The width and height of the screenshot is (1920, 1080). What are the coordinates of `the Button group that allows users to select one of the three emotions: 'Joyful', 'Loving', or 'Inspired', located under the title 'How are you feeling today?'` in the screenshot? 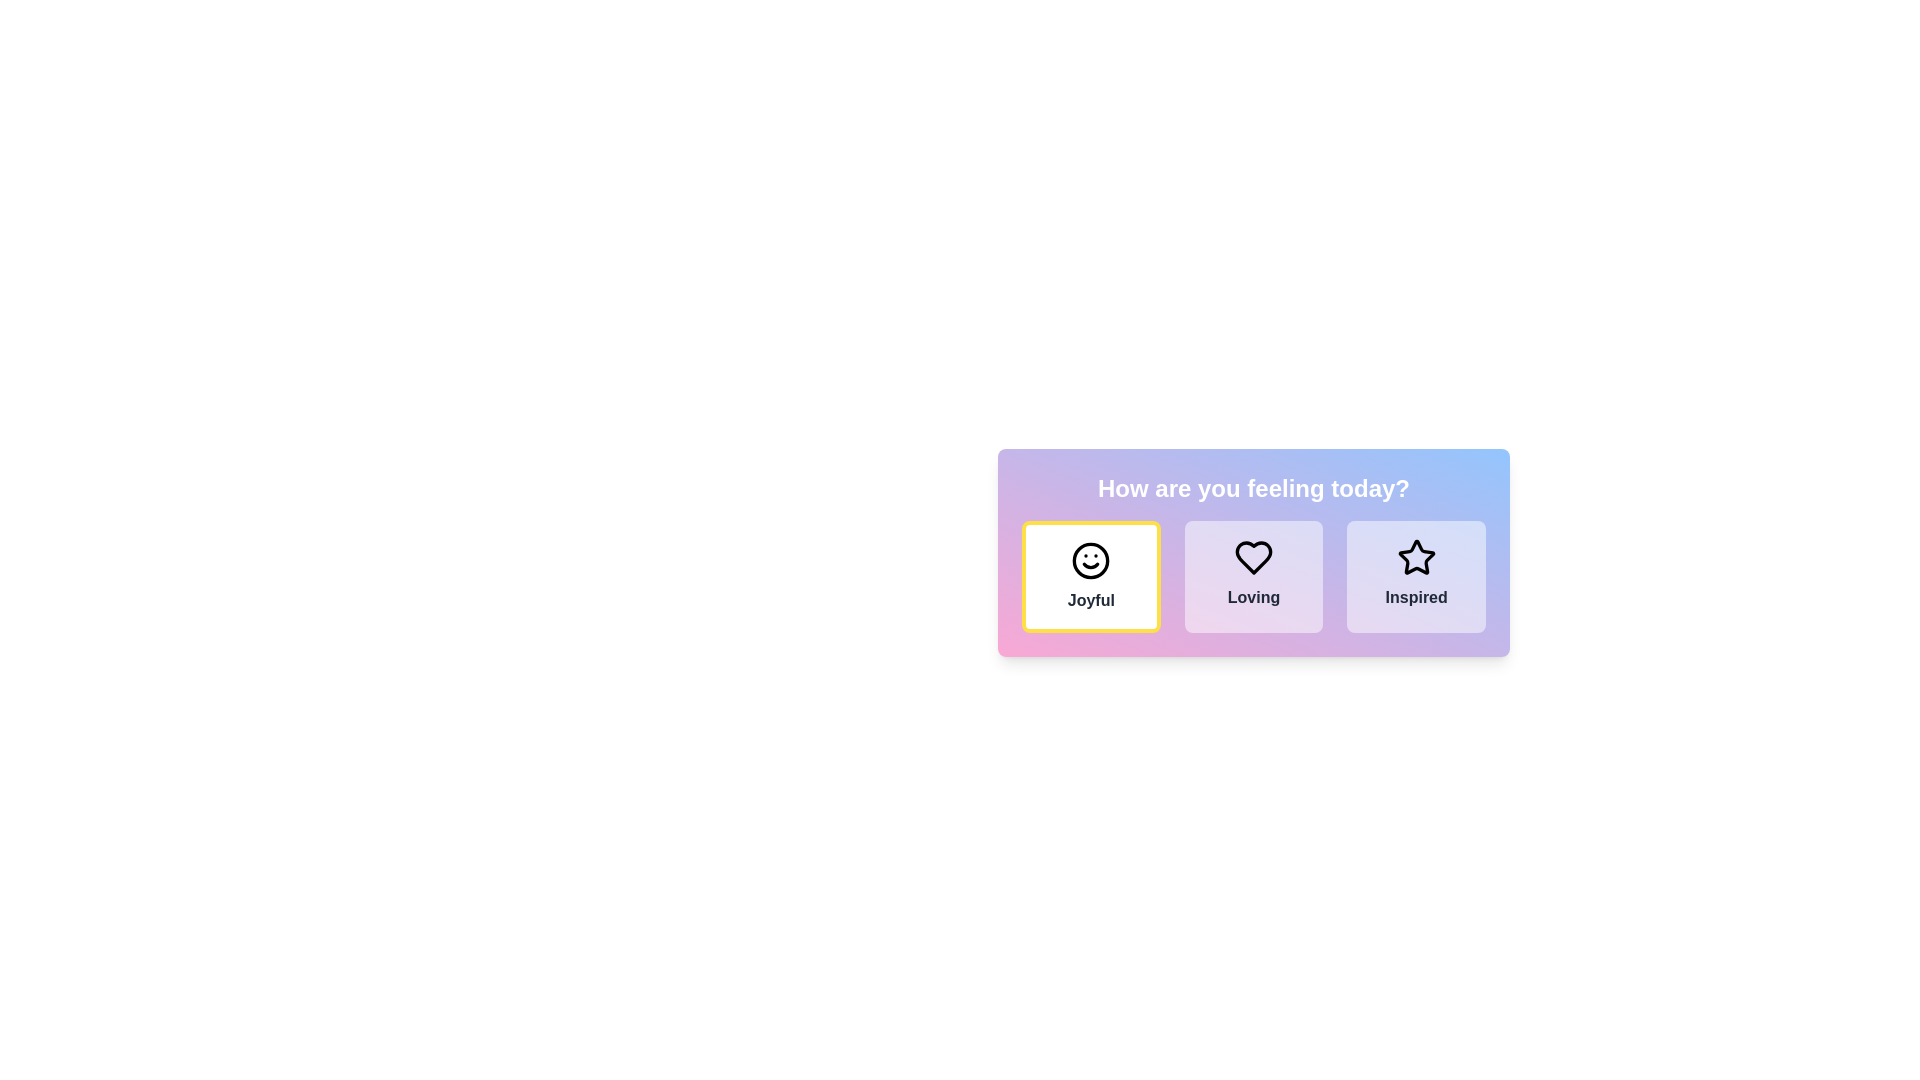 It's located at (1252, 552).